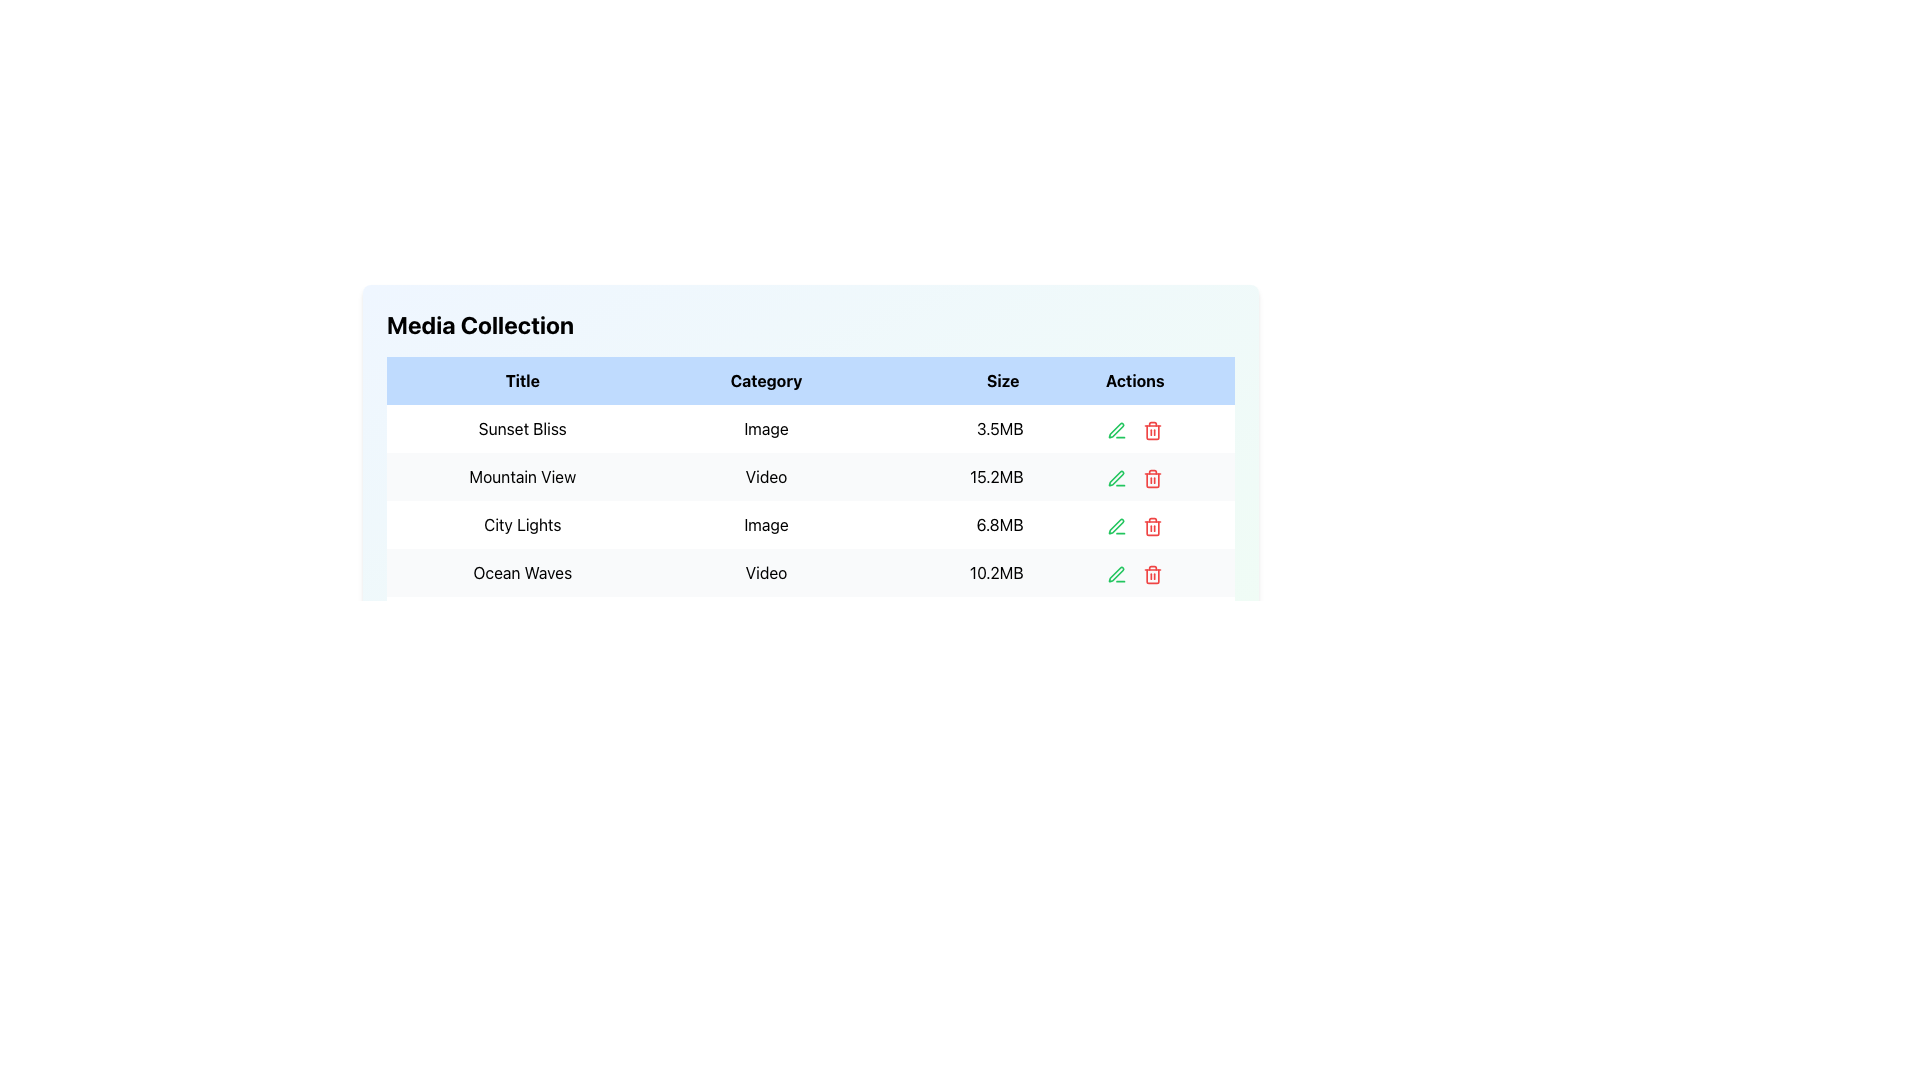 The height and width of the screenshot is (1080, 1920). I want to click on text of the Table Header located at the last column of a four-column table, positioned after the 'Size' column in the top row, so click(1135, 381).